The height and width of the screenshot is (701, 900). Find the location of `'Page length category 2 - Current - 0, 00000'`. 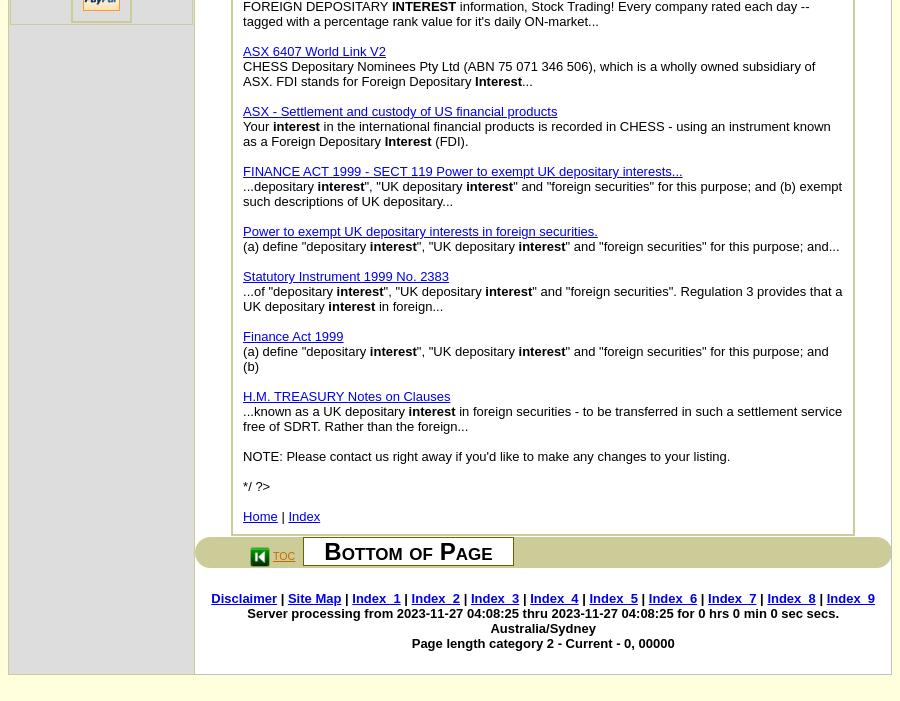

'Page length category 2 - Current - 0, 00000' is located at coordinates (541, 643).